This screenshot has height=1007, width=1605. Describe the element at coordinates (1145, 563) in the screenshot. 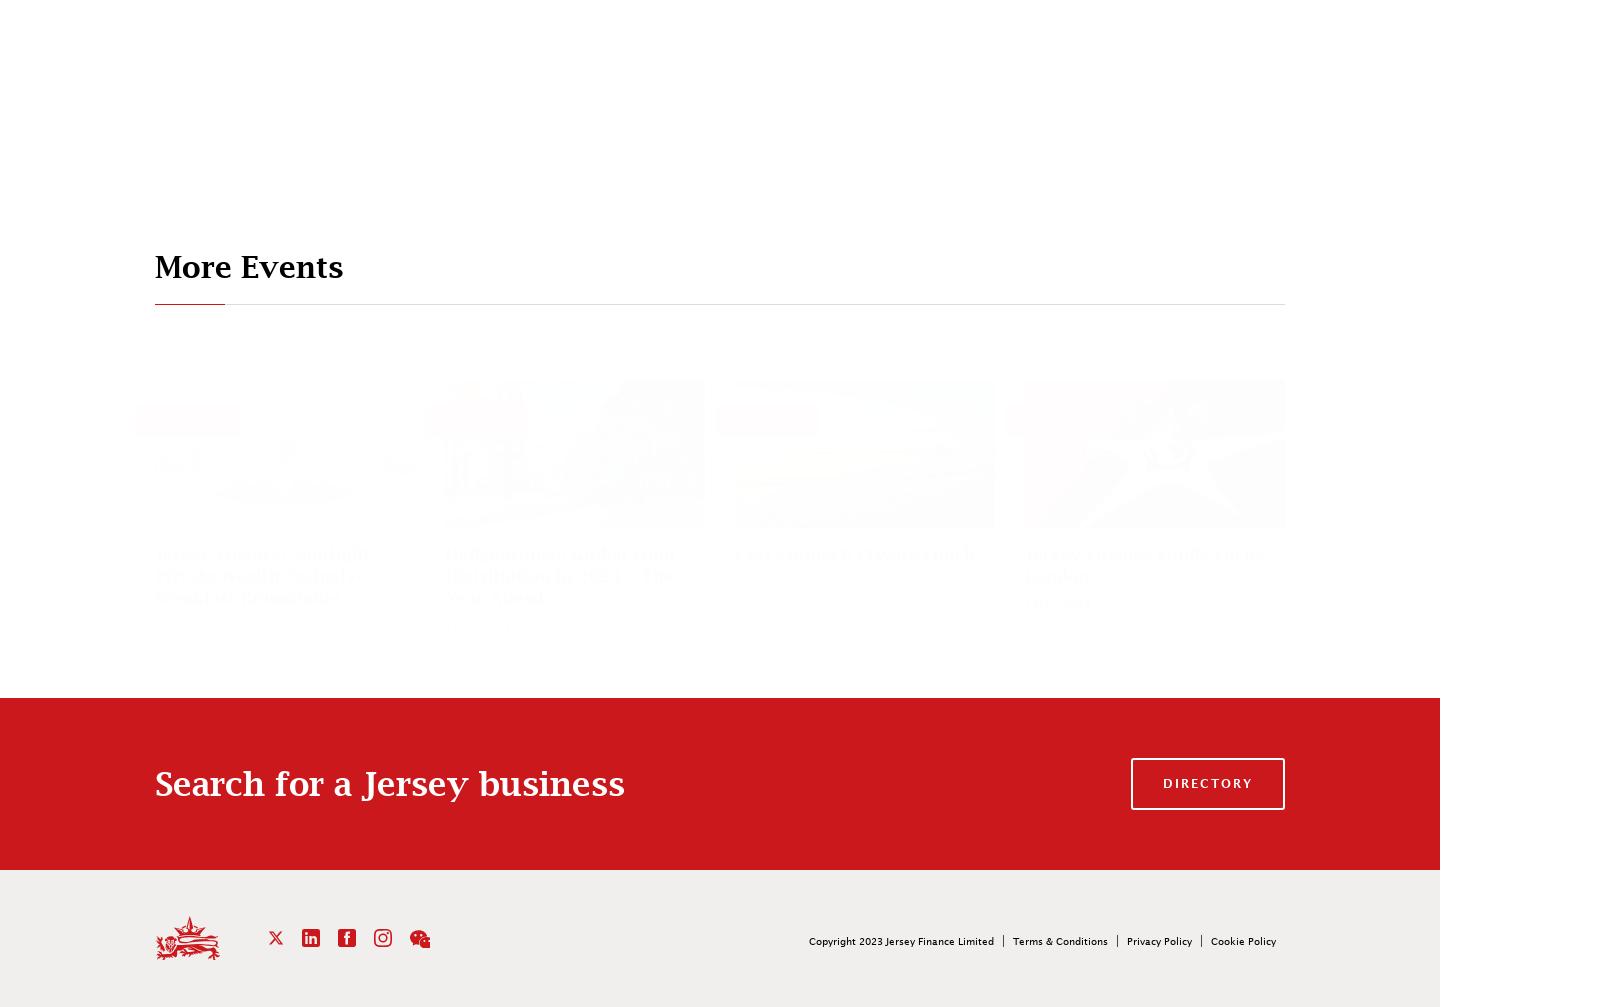

I see `'Jersey Finance Funds Focus: London'` at that location.